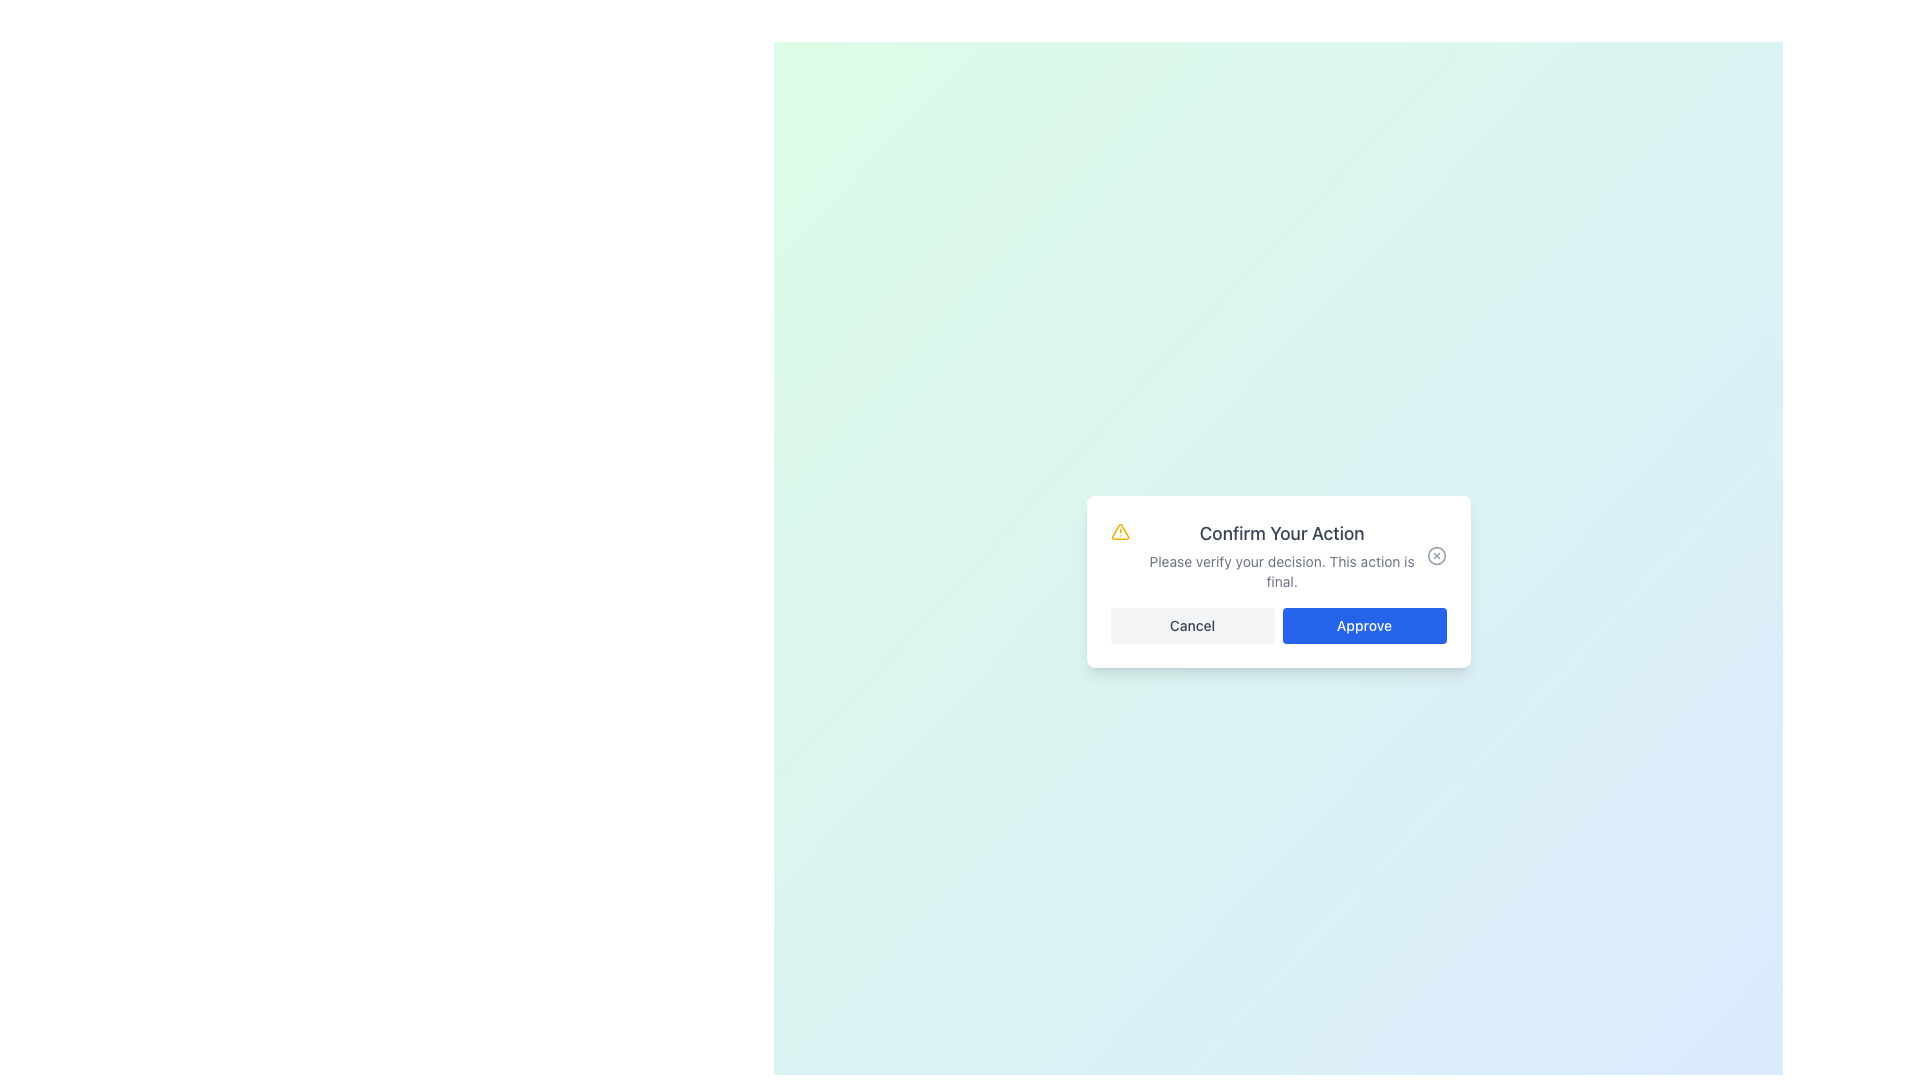  Describe the element at coordinates (1282, 555) in the screenshot. I see `text content of the Text block displaying 'Confirm Your Action' and 'Please verify your decision. This action is final.' located in the center of a popup card` at that location.